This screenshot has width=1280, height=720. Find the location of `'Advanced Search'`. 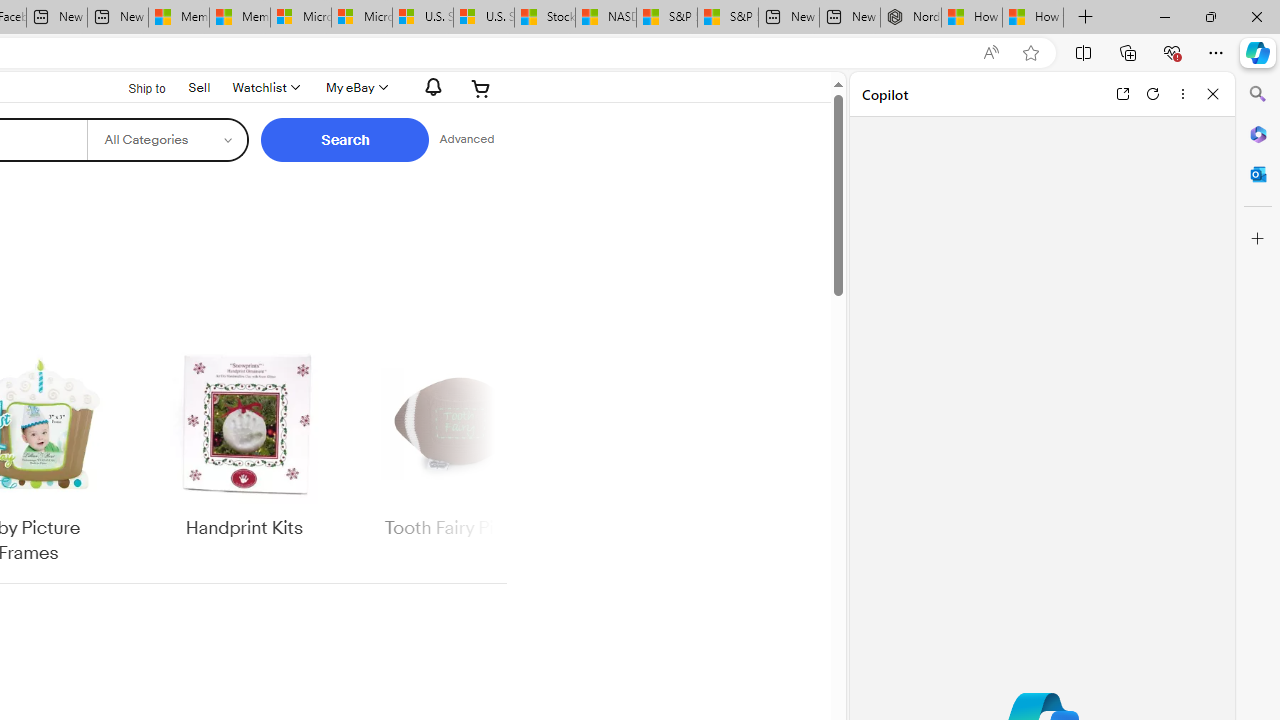

'Advanced Search' is located at coordinates (466, 139).